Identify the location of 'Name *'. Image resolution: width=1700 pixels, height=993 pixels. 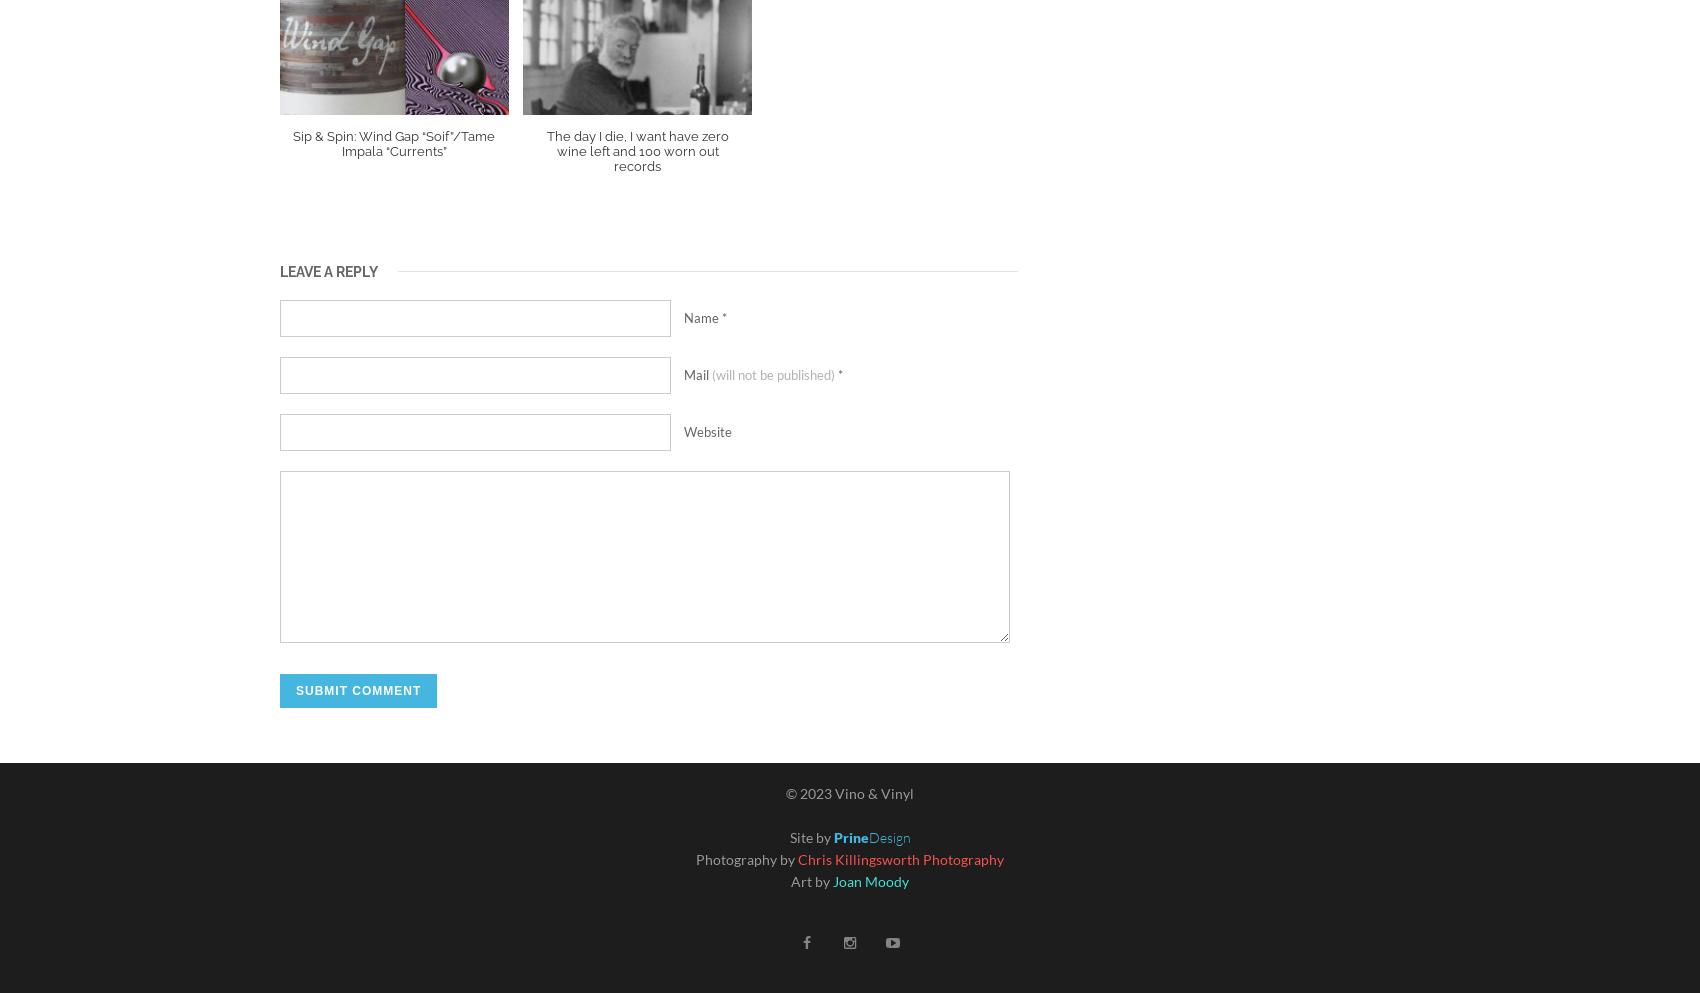
(704, 315).